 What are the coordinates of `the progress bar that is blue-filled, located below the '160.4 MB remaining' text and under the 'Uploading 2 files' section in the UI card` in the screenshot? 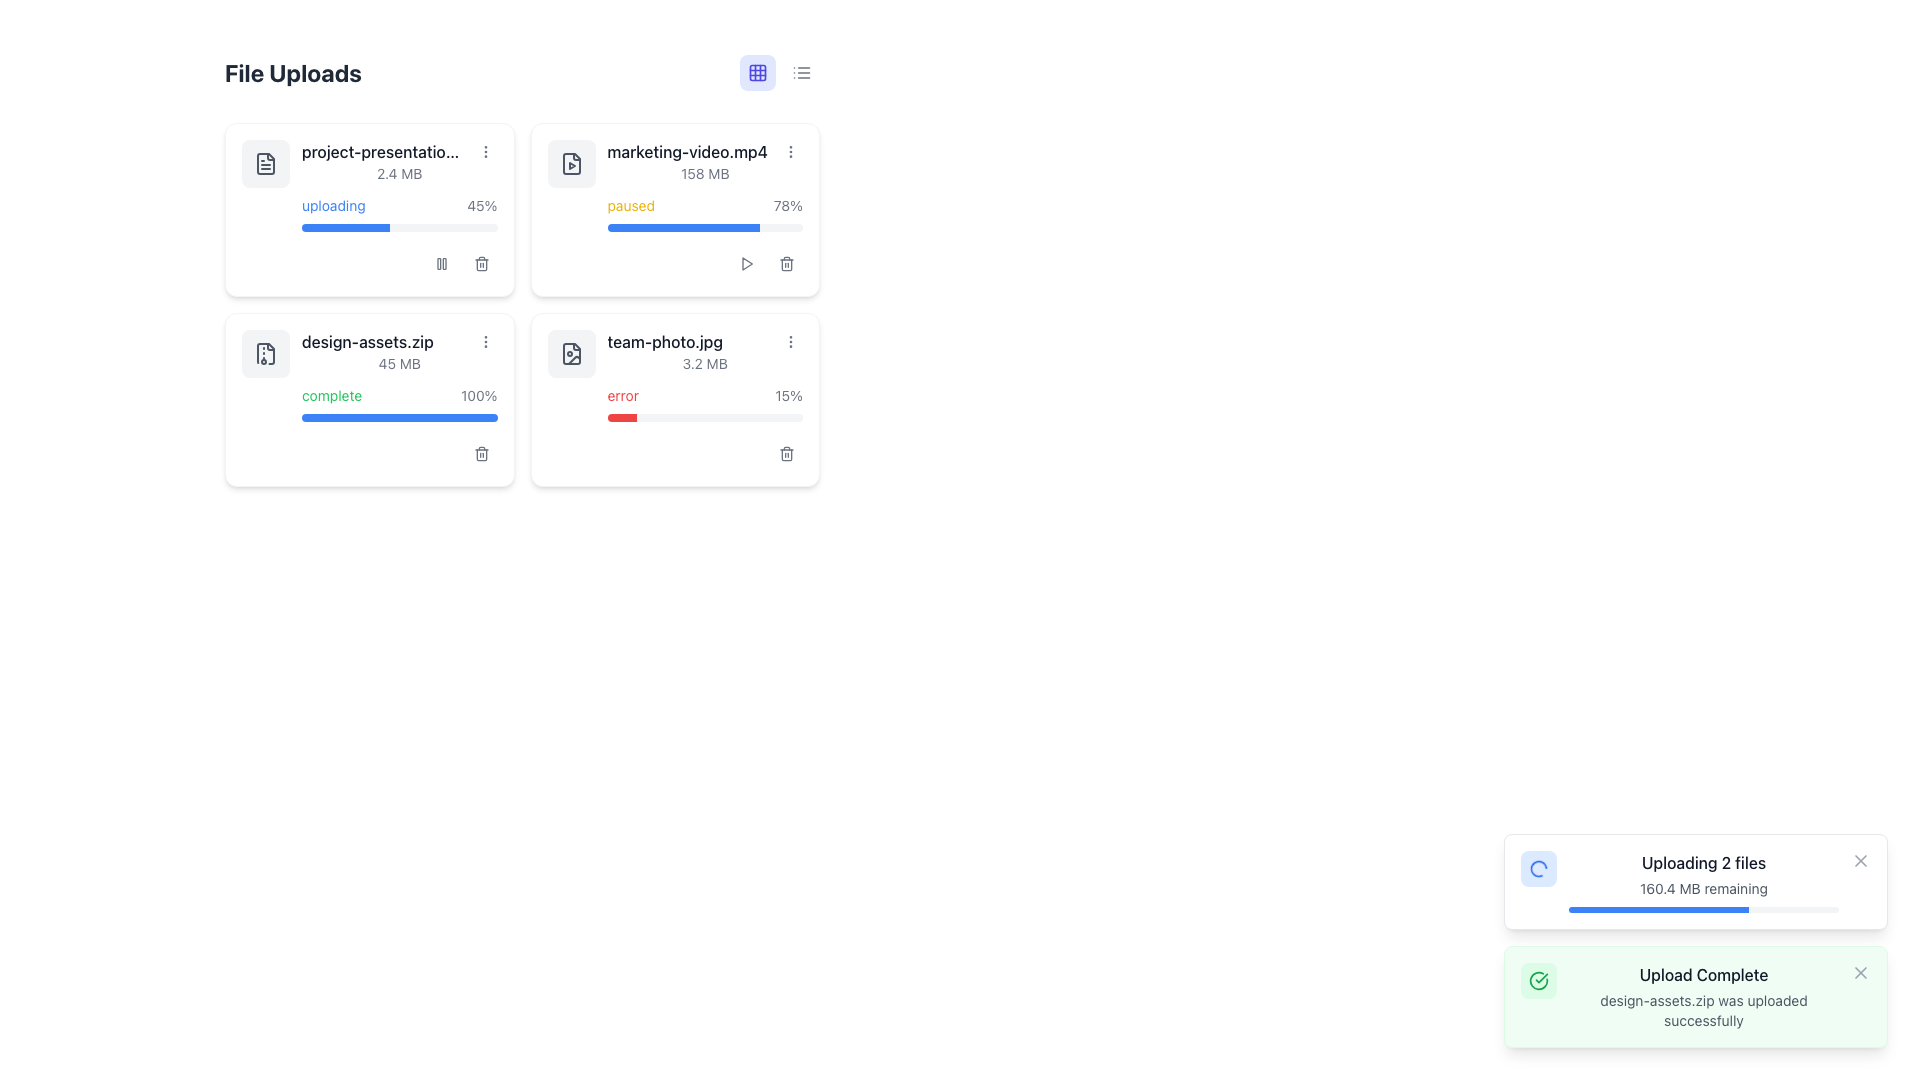 It's located at (1703, 910).